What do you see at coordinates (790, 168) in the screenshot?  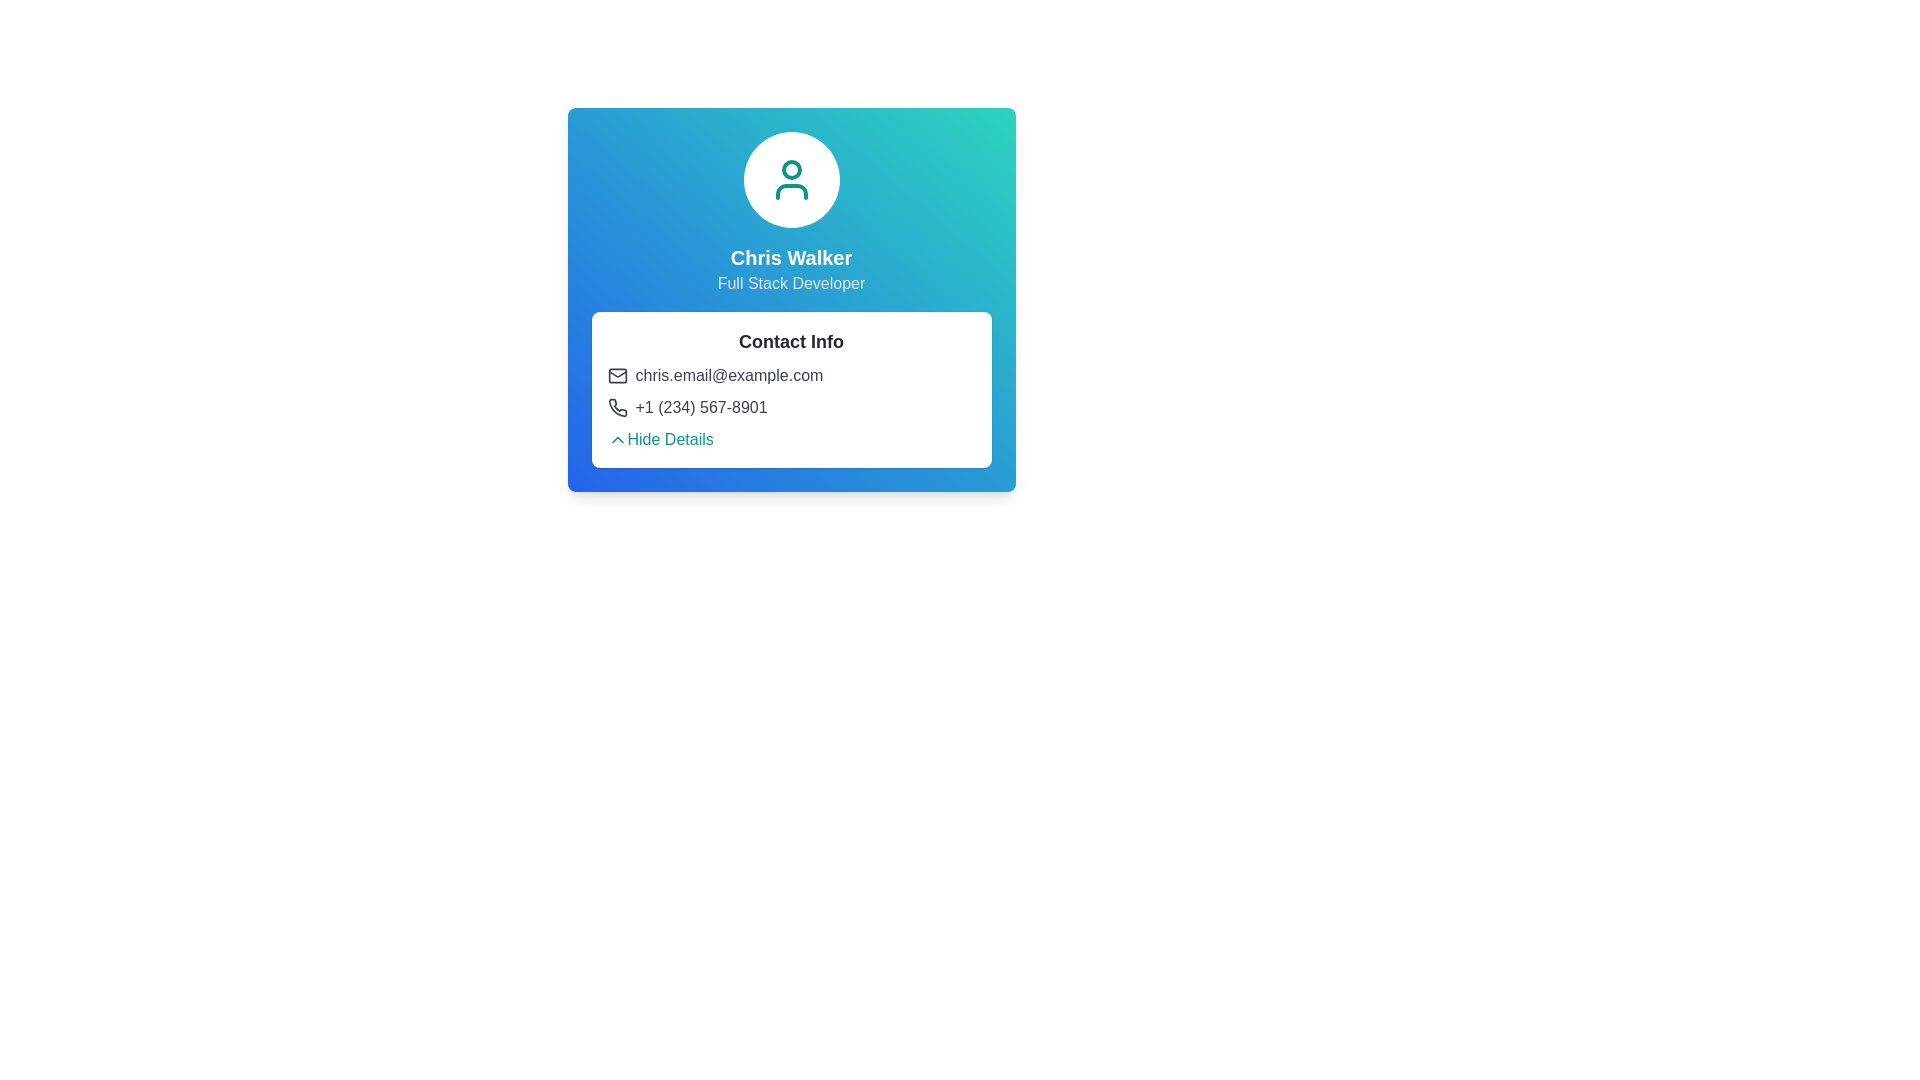 I see `the light teal circular element within the user's profile icon, located above the name 'Chris Walker'` at bounding box center [790, 168].